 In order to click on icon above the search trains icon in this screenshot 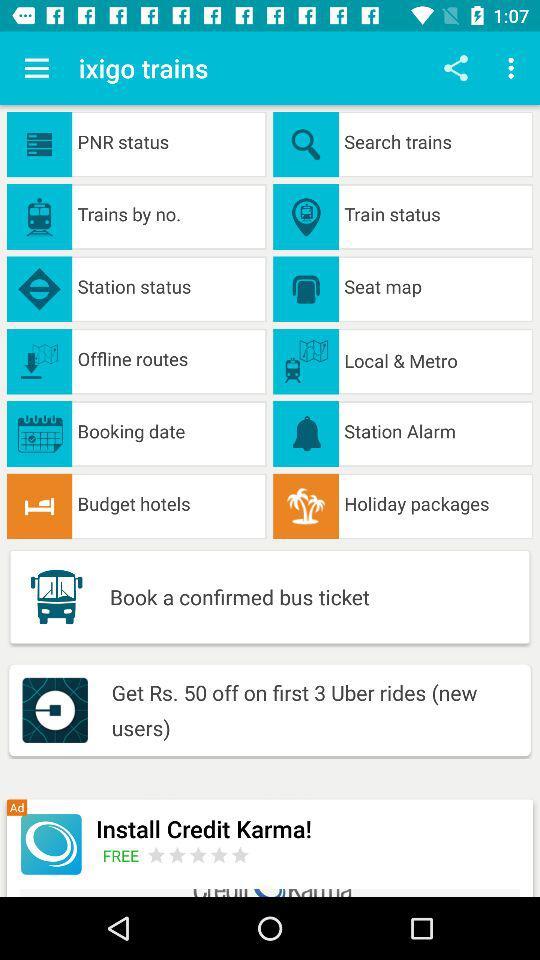, I will do `click(513, 68)`.